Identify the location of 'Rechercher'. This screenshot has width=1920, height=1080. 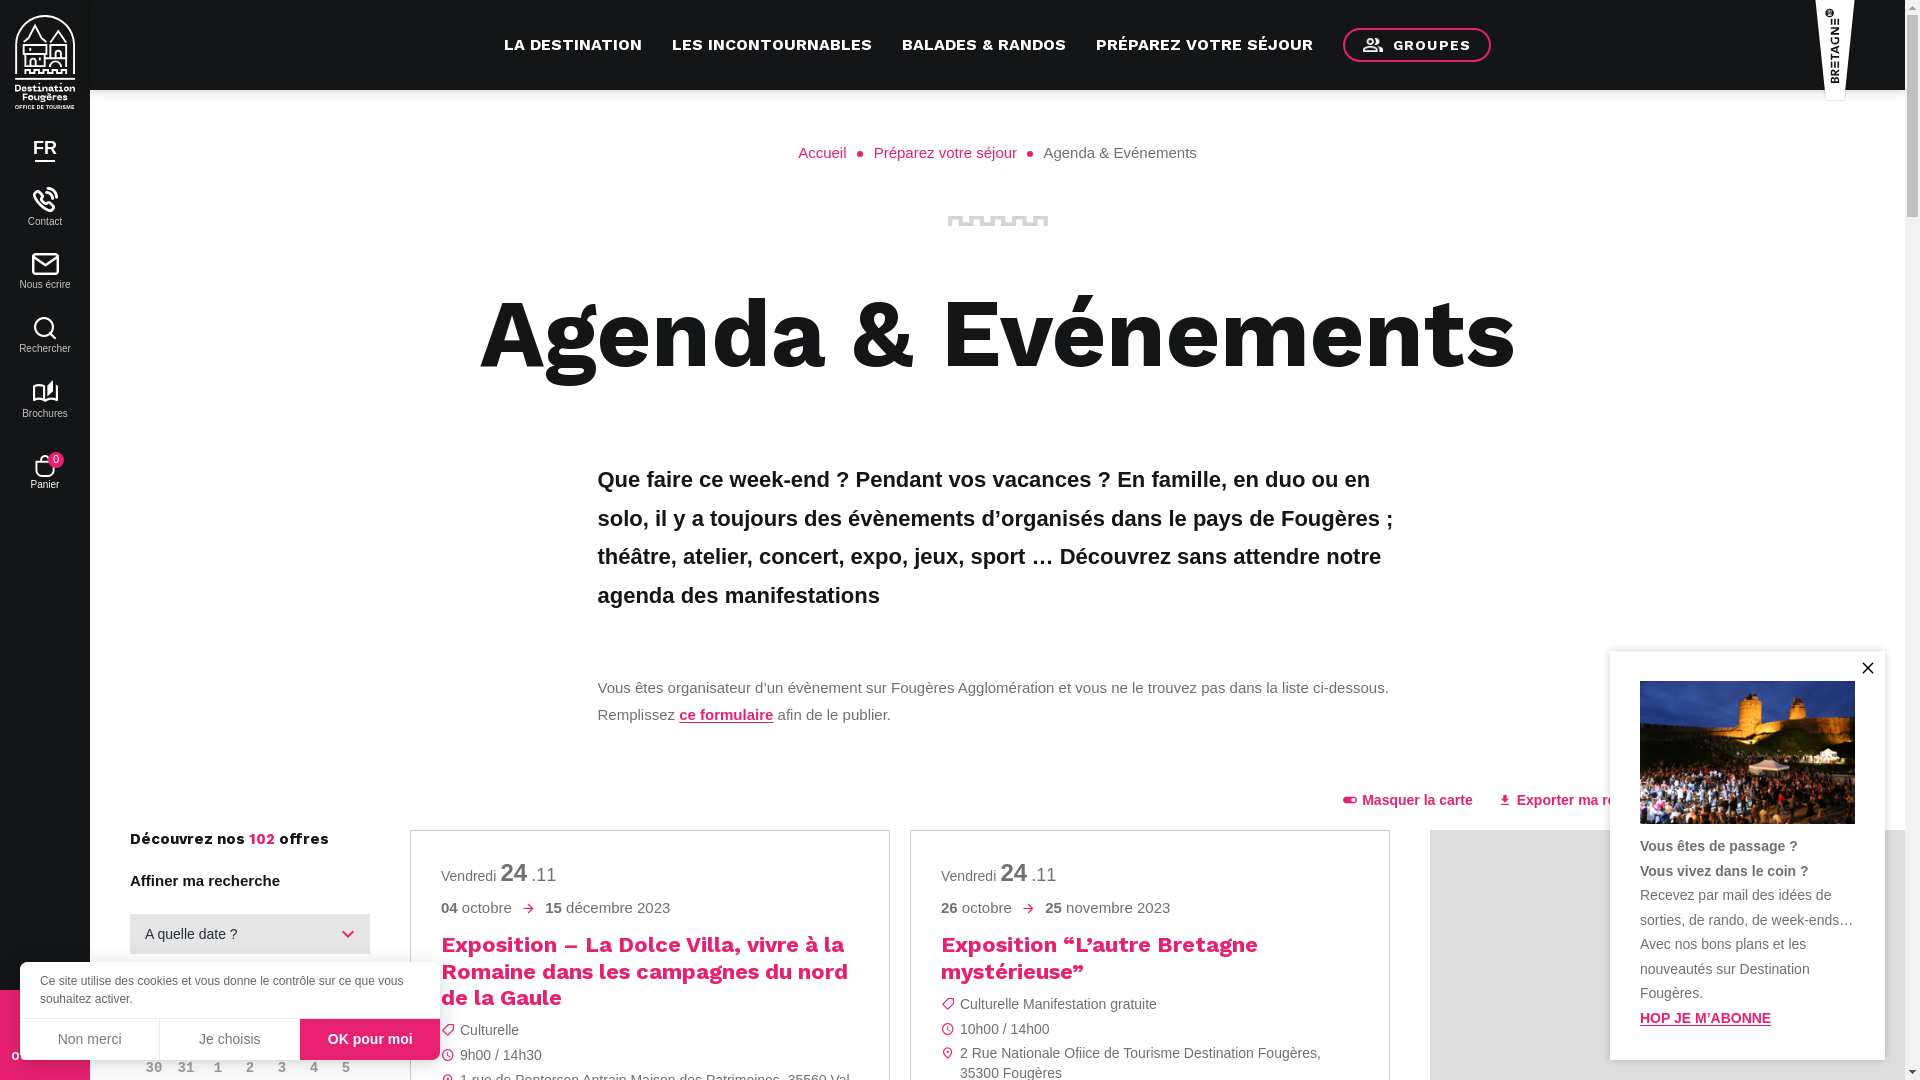
(44, 334).